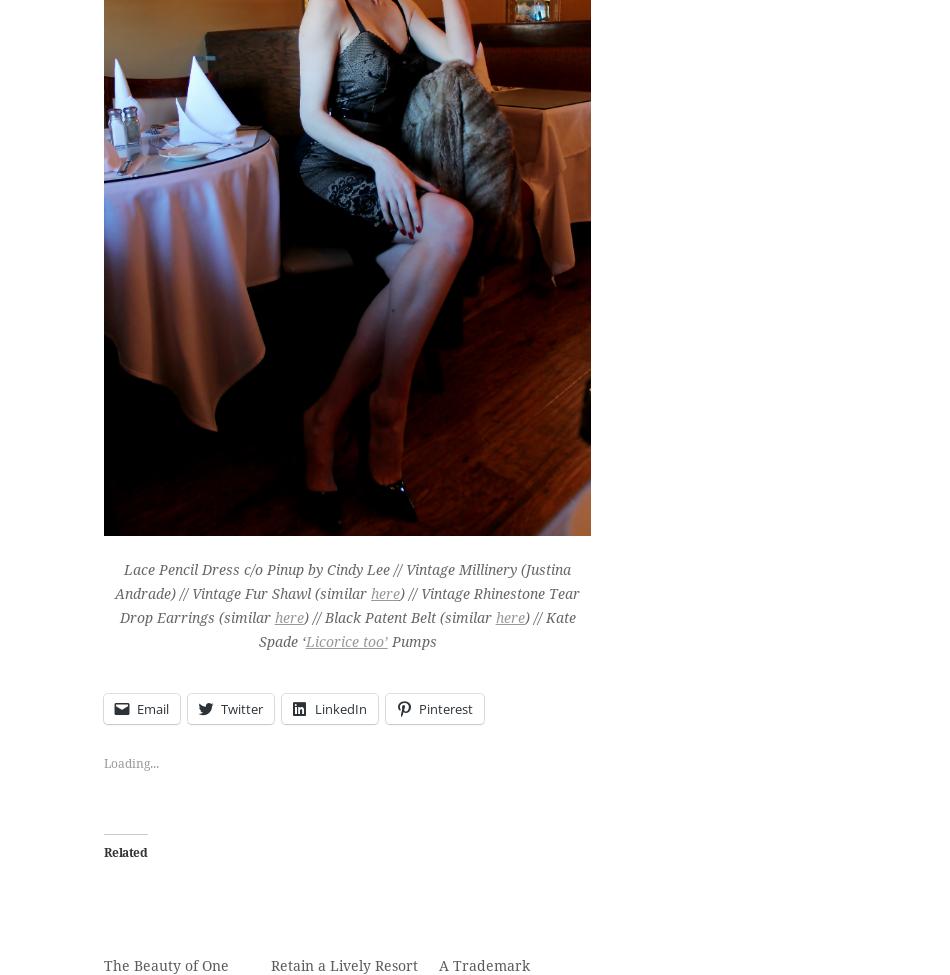  What do you see at coordinates (415, 628) in the screenshot?
I see `') // Kate Spade ‘'` at bounding box center [415, 628].